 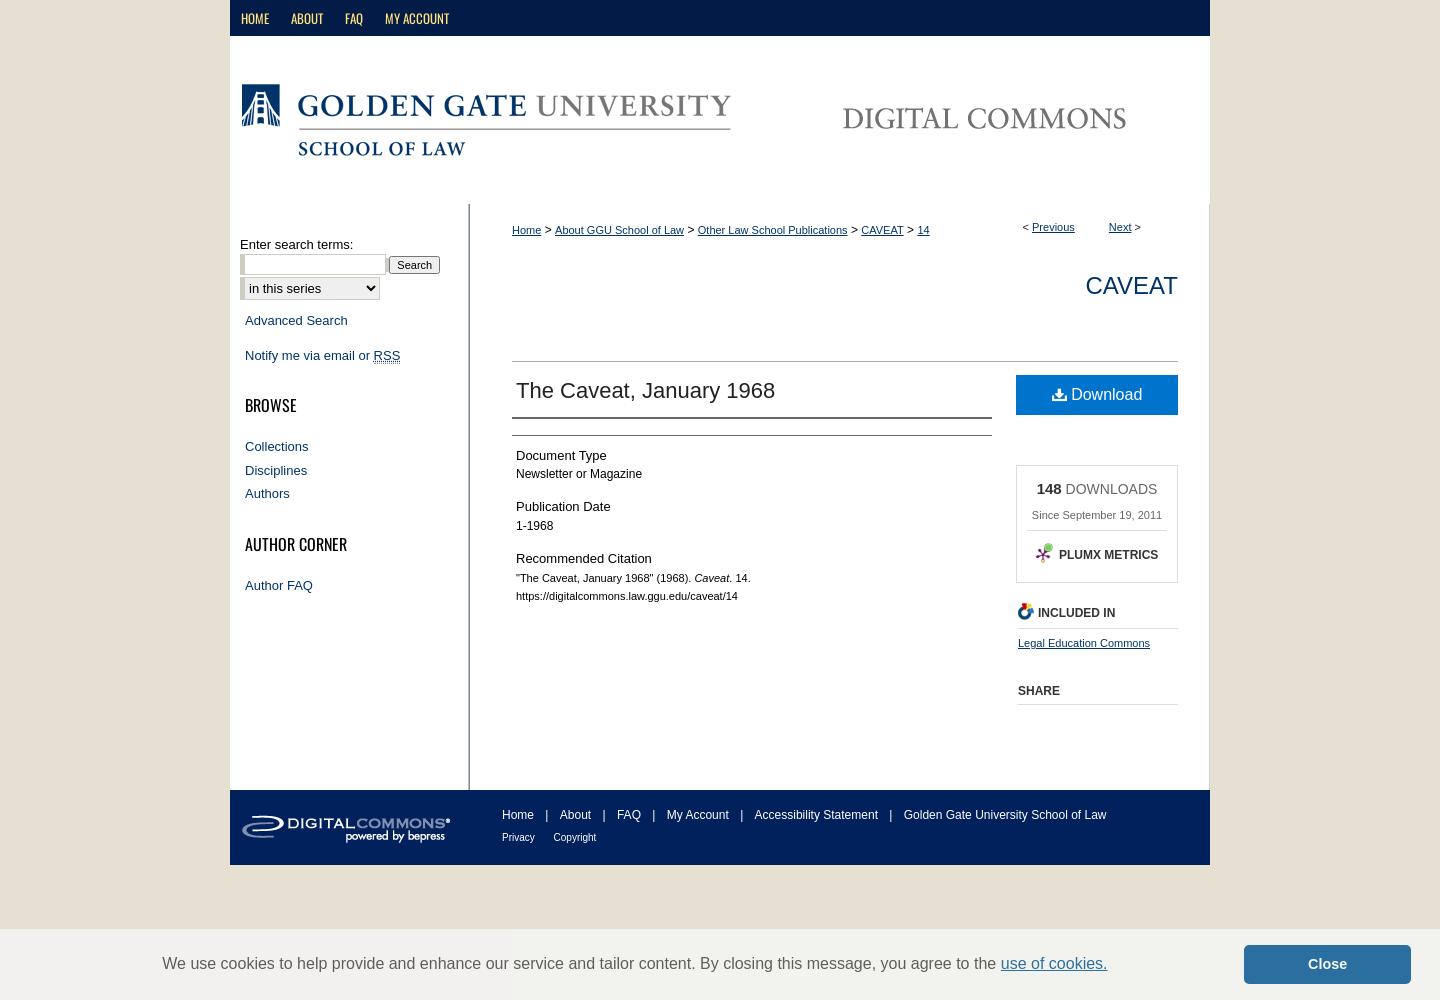 What do you see at coordinates (1003, 813) in the screenshot?
I see `'Golden Gate University School of Law'` at bounding box center [1003, 813].